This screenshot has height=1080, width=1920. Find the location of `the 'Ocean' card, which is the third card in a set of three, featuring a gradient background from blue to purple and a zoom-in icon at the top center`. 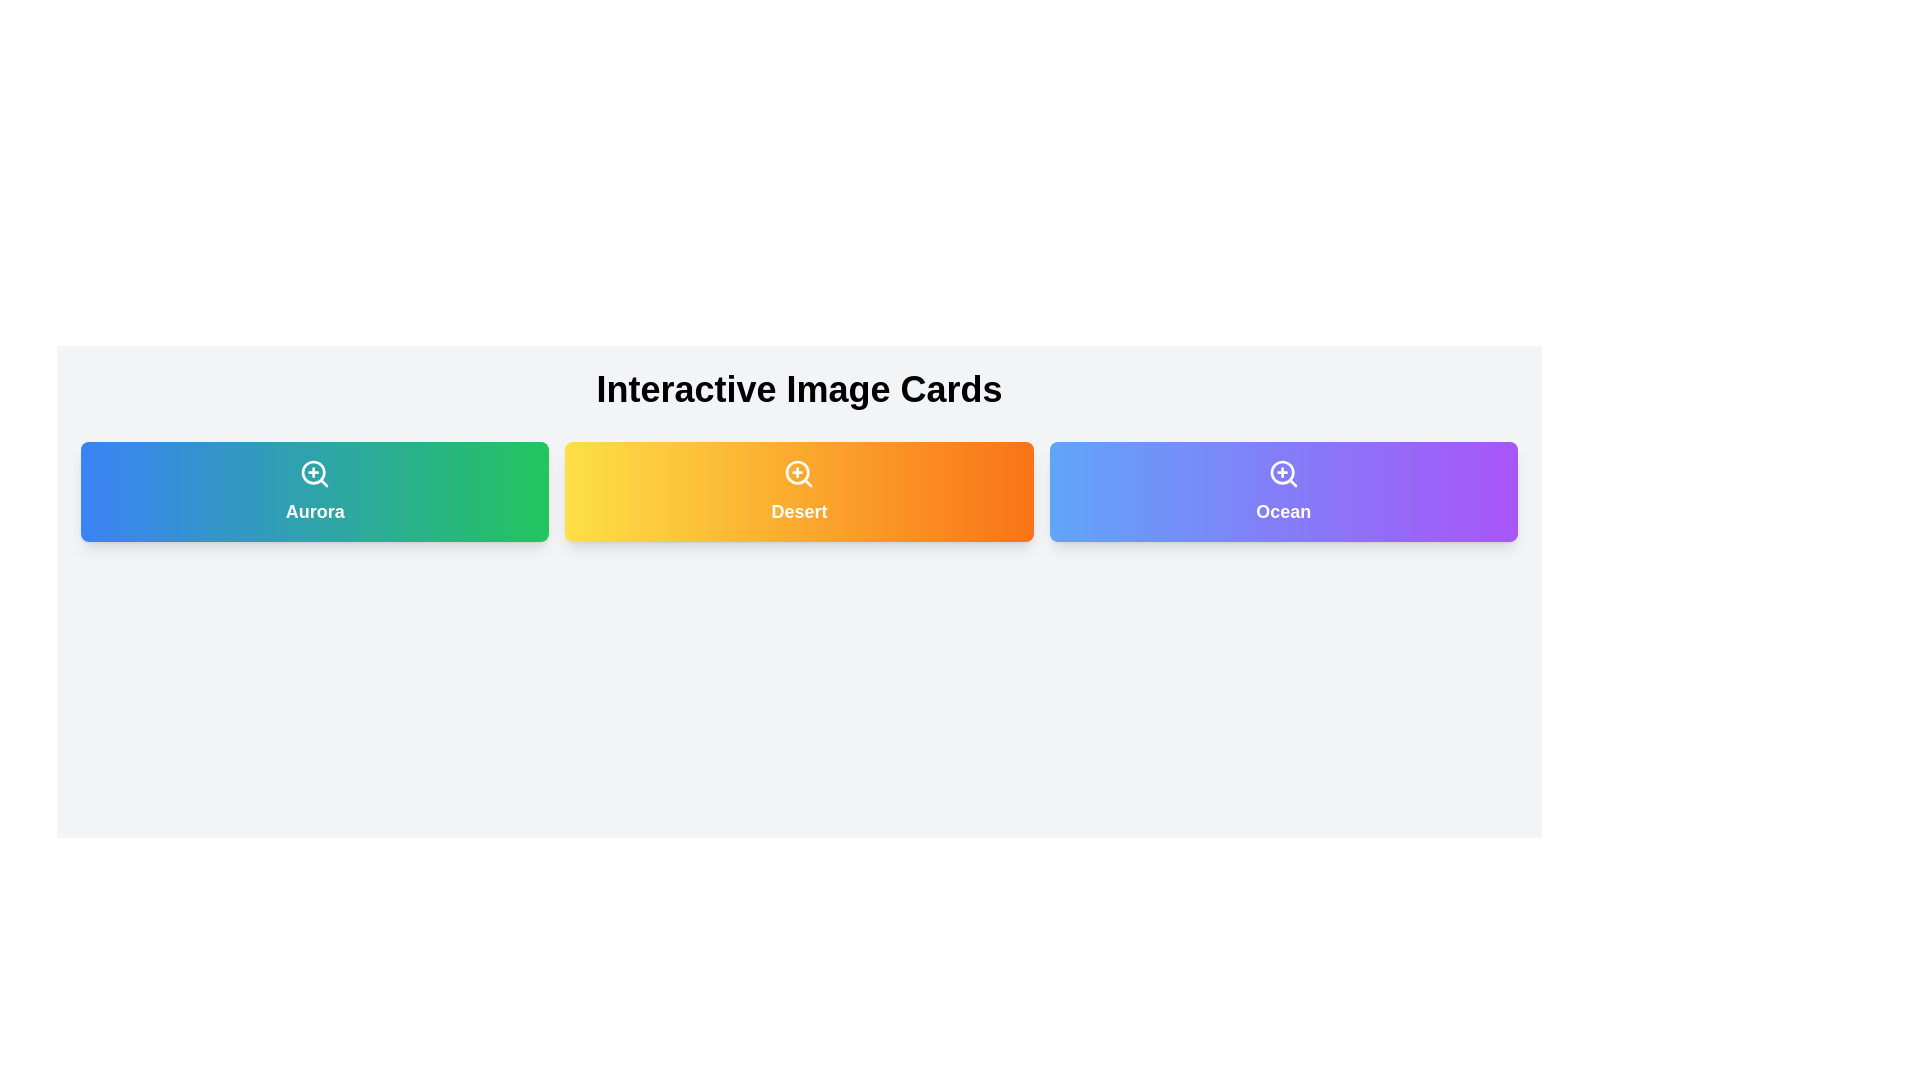

the 'Ocean' card, which is the third card in a set of three, featuring a gradient background from blue to purple and a zoom-in icon at the top center is located at coordinates (1283, 492).